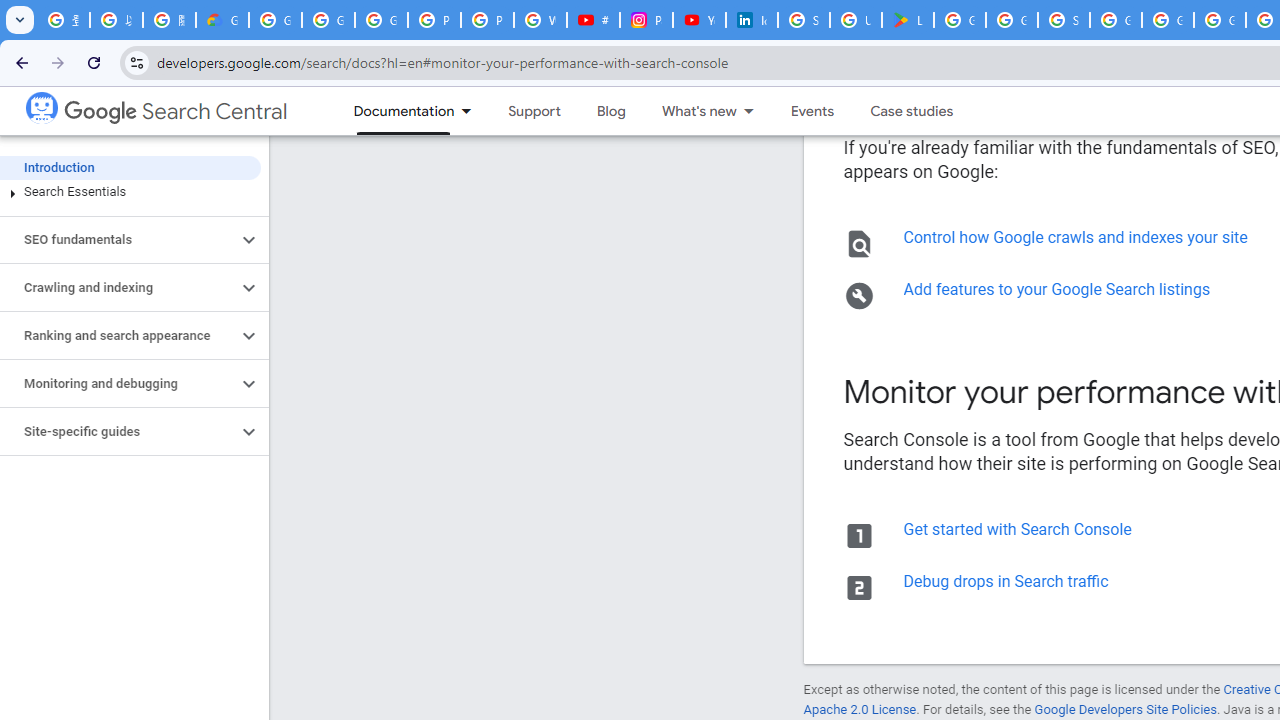  What do you see at coordinates (129, 191) in the screenshot?
I see `'Search Essentials'` at bounding box center [129, 191].